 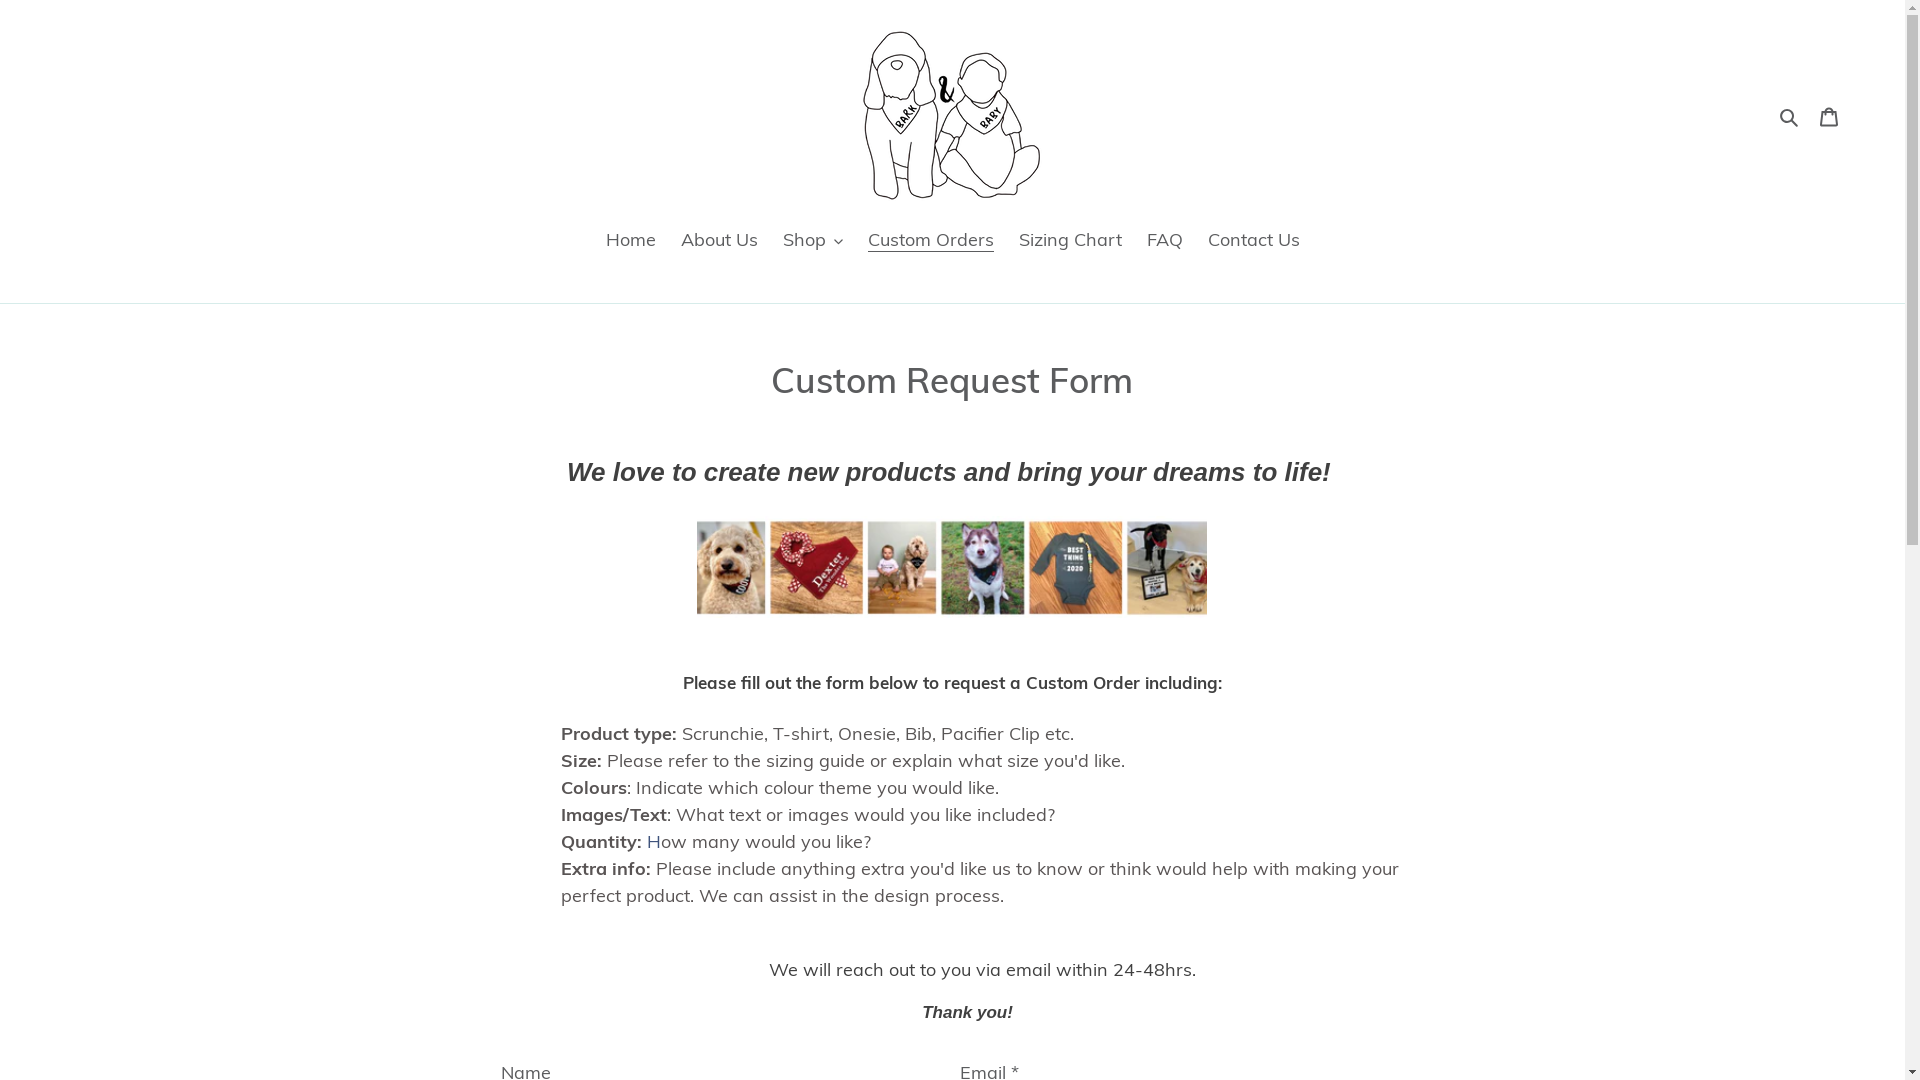 What do you see at coordinates (718, 239) in the screenshot?
I see `'About Us'` at bounding box center [718, 239].